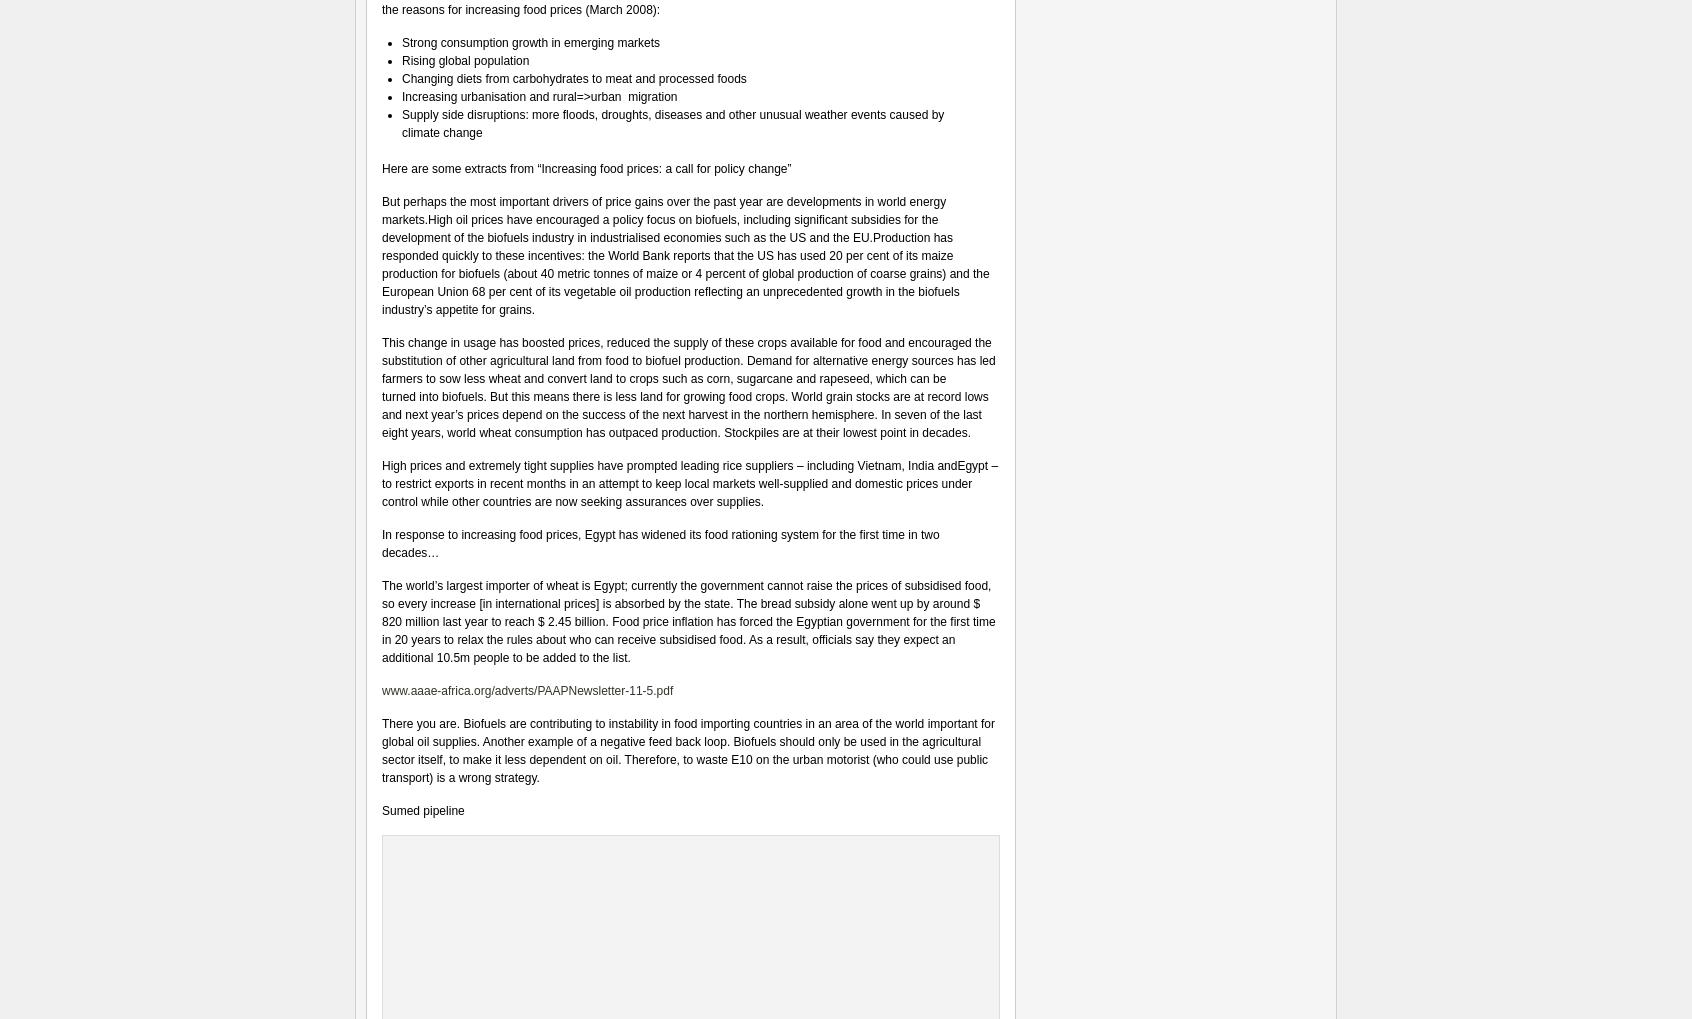 The width and height of the screenshot is (1692, 1019). Describe the element at coordinates (530, 42) in the screenshot. I see `'Strong consumption growth in emerging markets'` at that location.